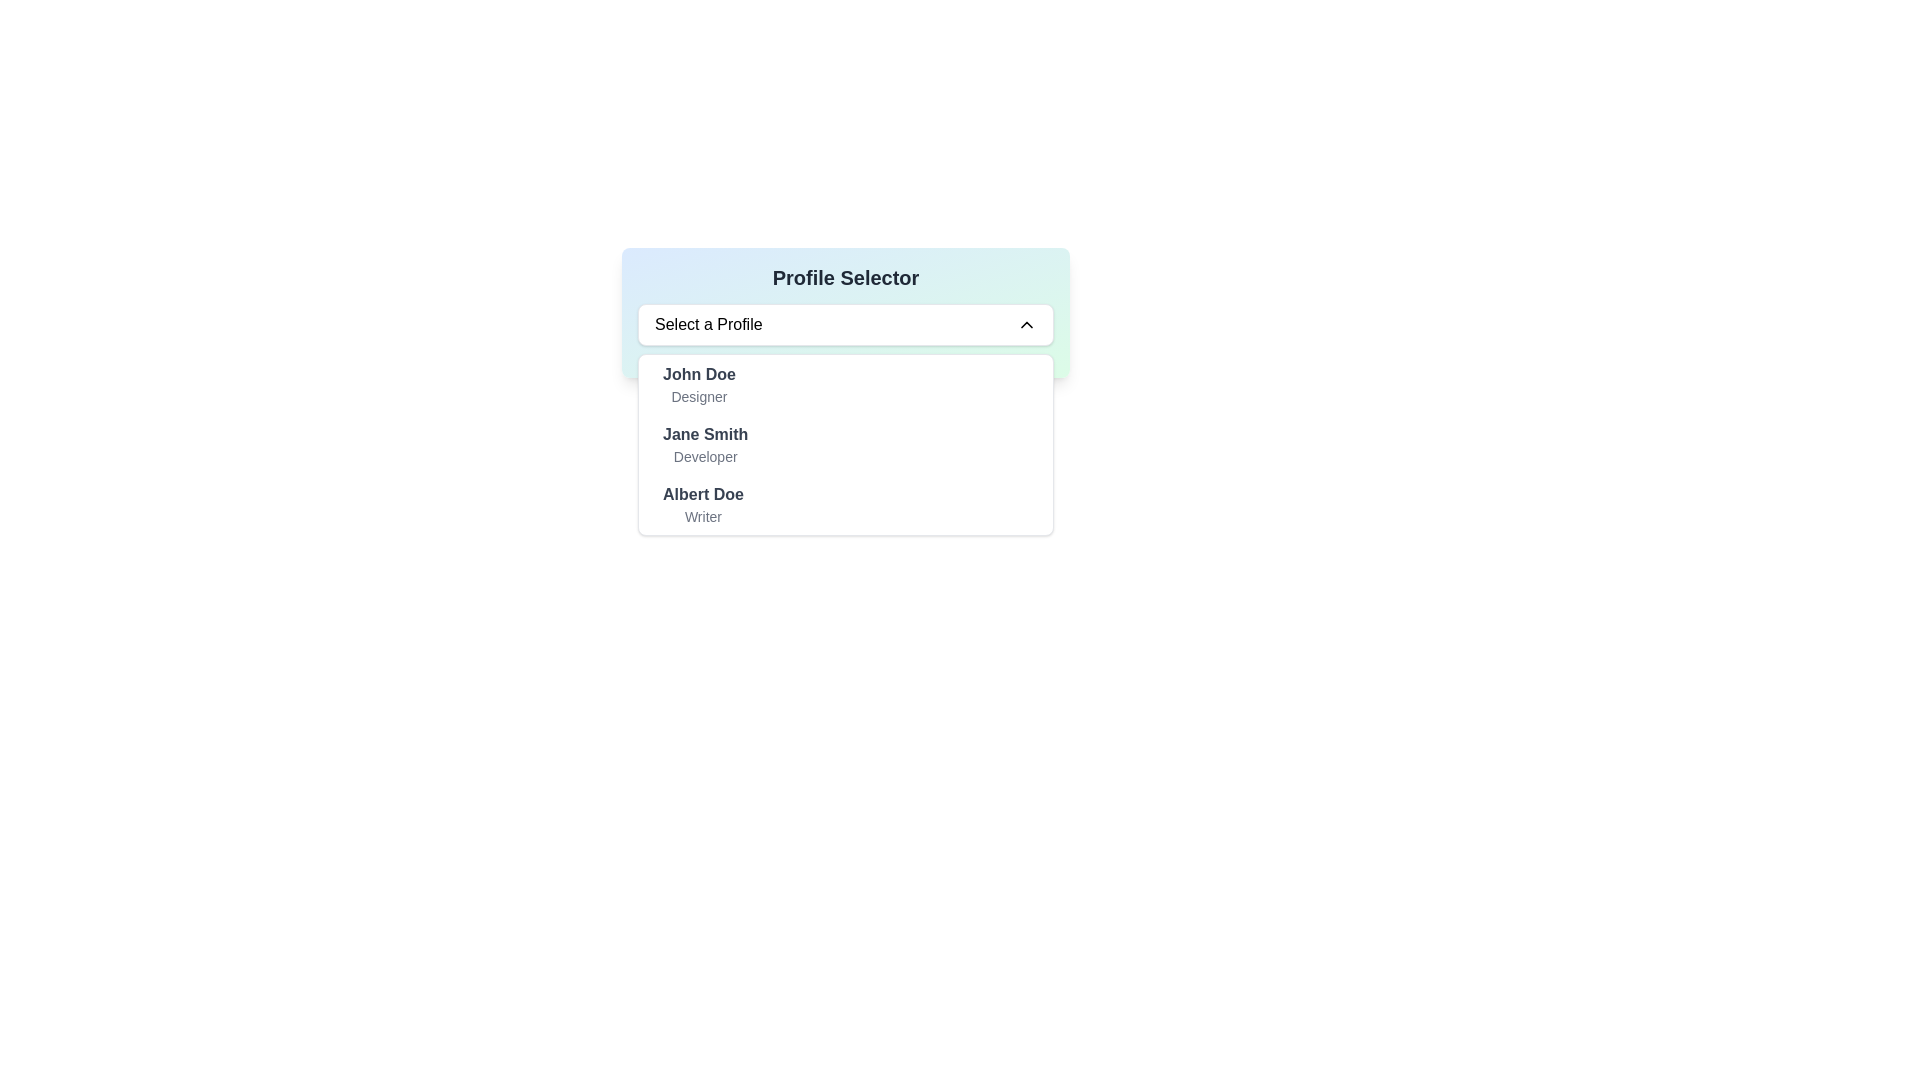 The width and height of the screenshot is (1920, 1080). I want to click on the 'Select a Profile' text label, which is prominently displayed in a dropdown-like UI component, positioned in the upper-middle section of the interface, so click(708, 323).